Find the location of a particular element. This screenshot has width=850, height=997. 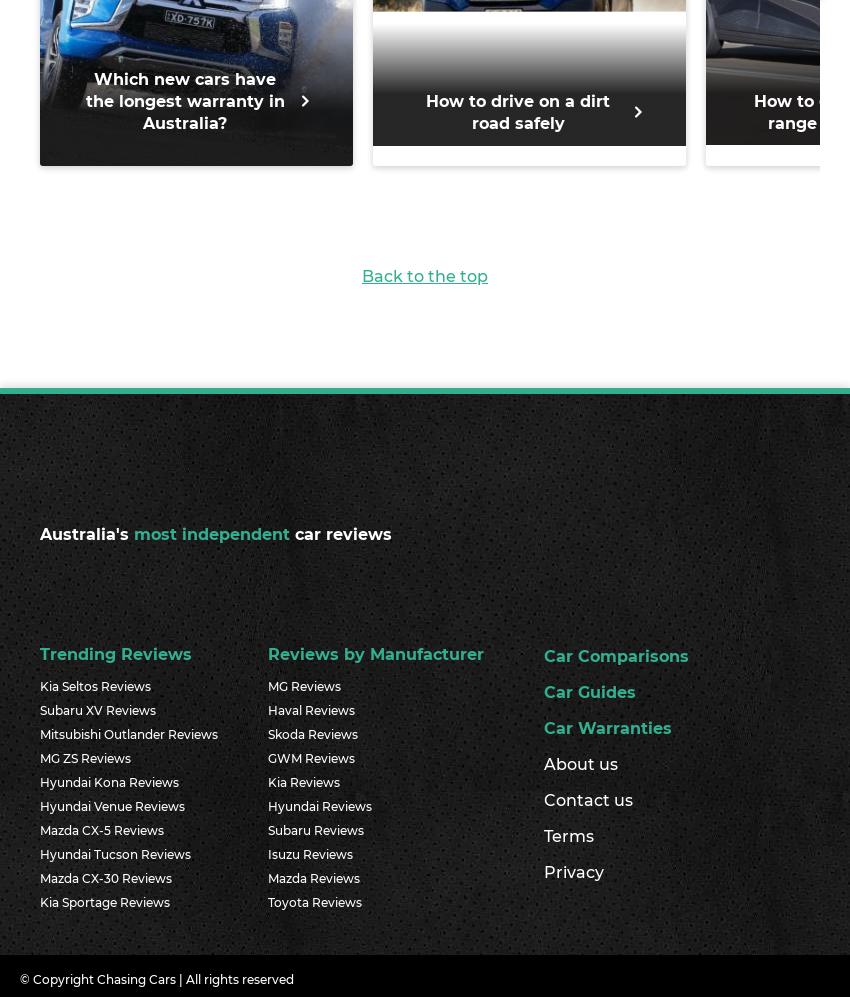

'Car Warranties' is located at coordinates (607, 727).